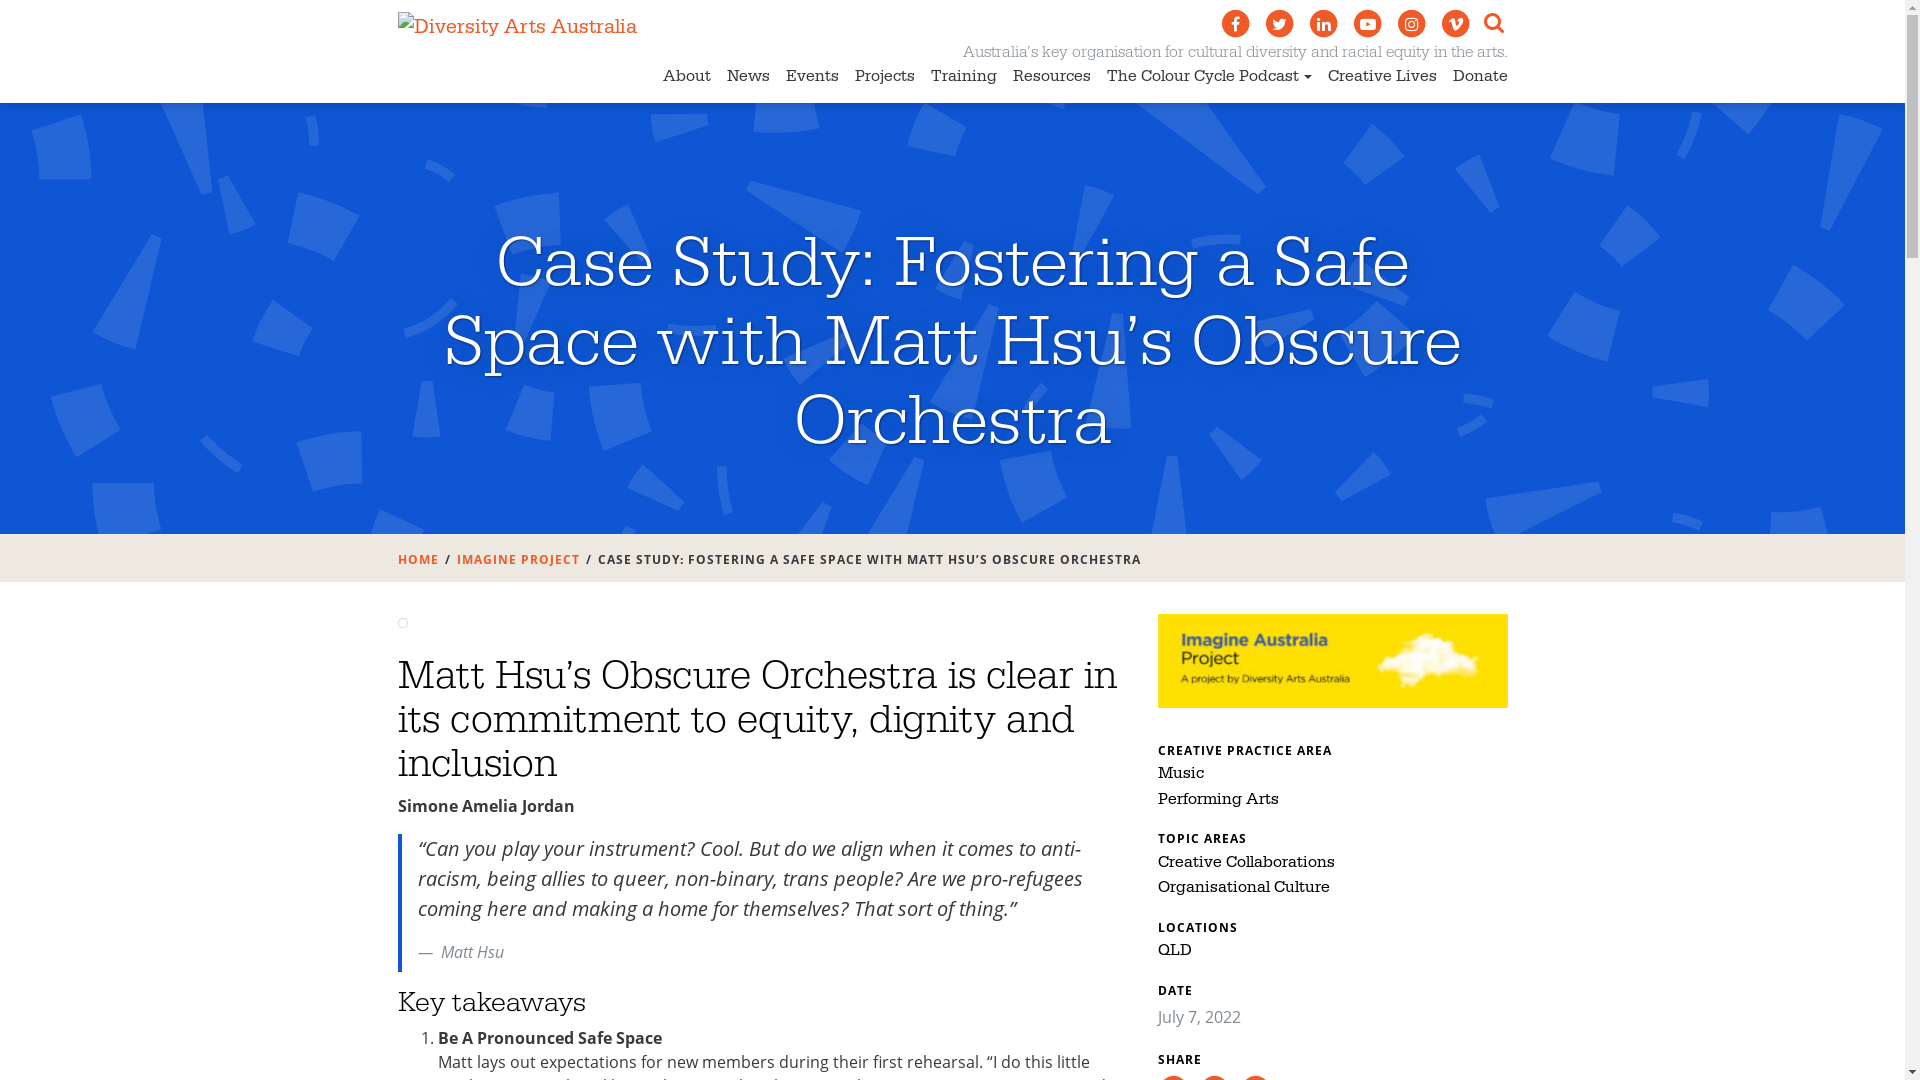 The image size is (1920, 1080). What do you see at coordinates (1479, 78) in the screenshot?
I see `'Donate'` at bounding box center [1479, 78].